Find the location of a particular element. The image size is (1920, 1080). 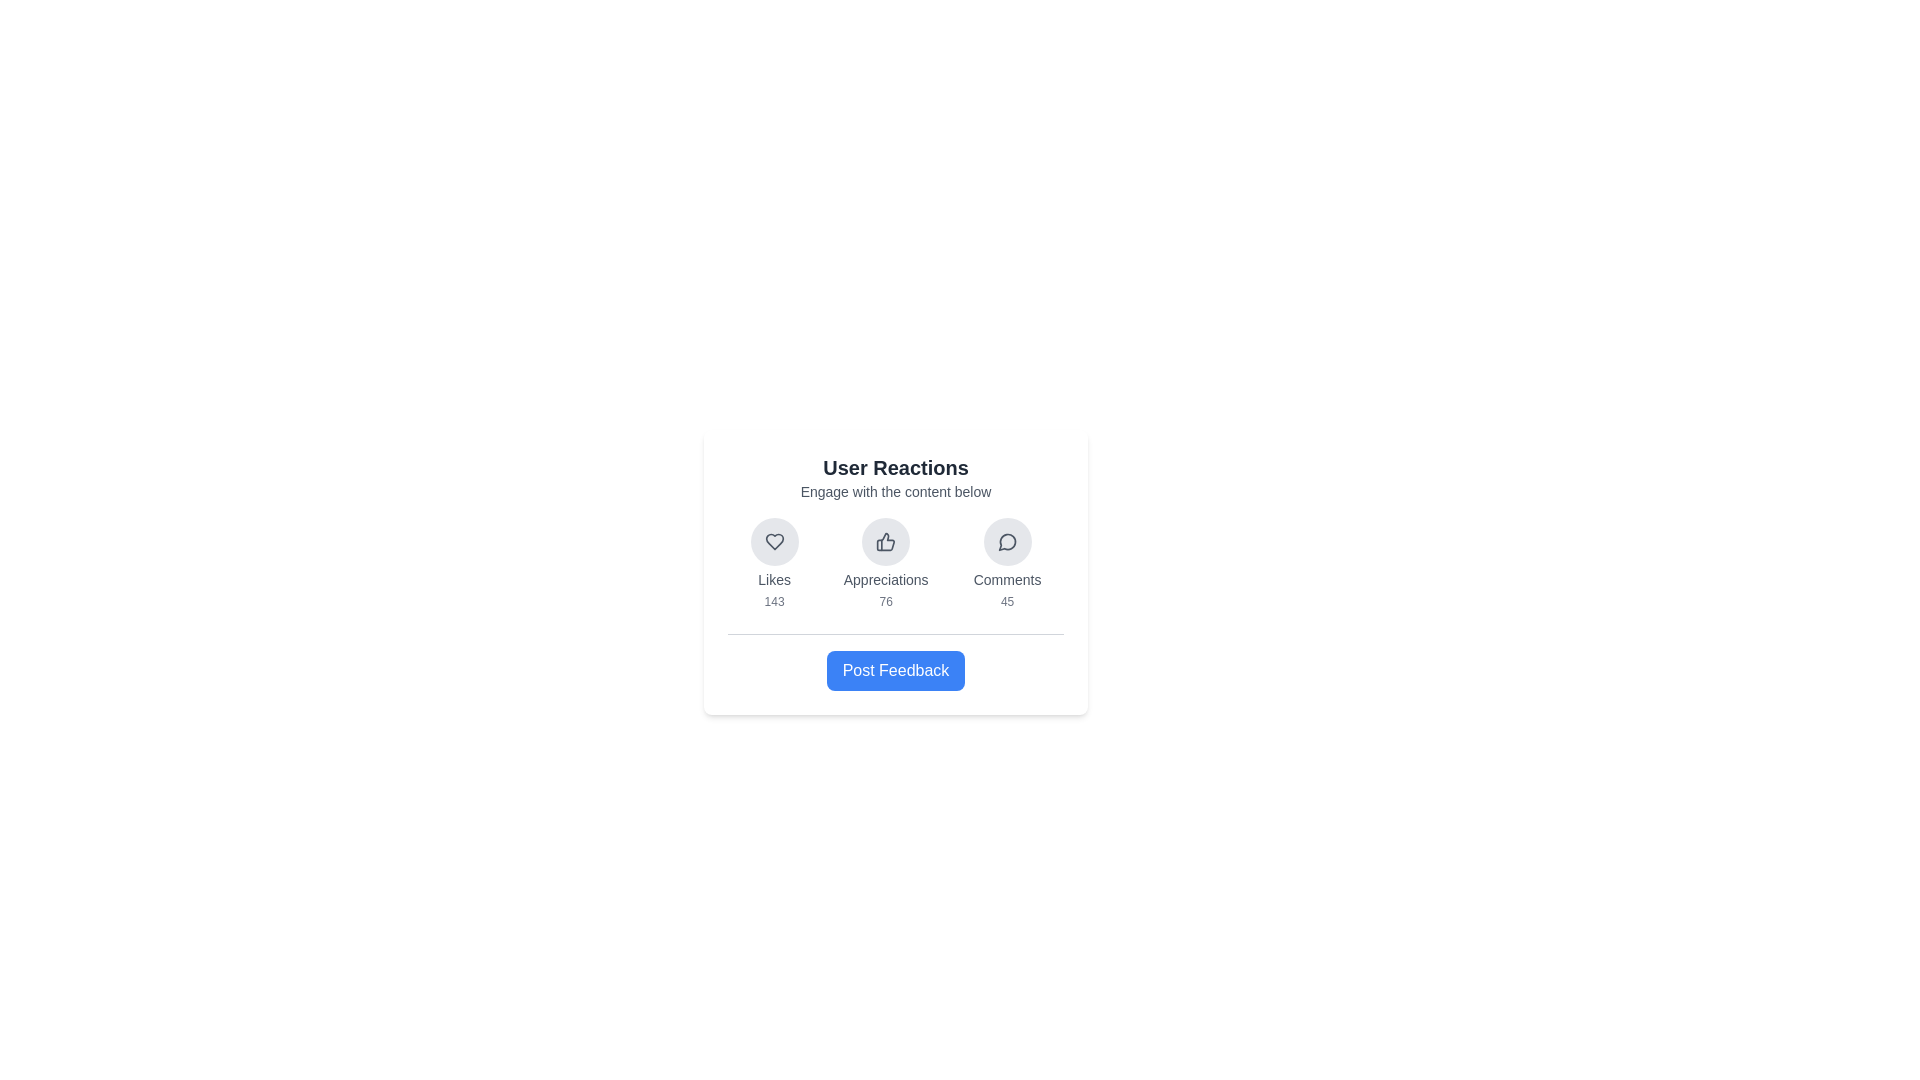

the heart-shaped button in the 'Likes' section is located at coordinates (773, 542).